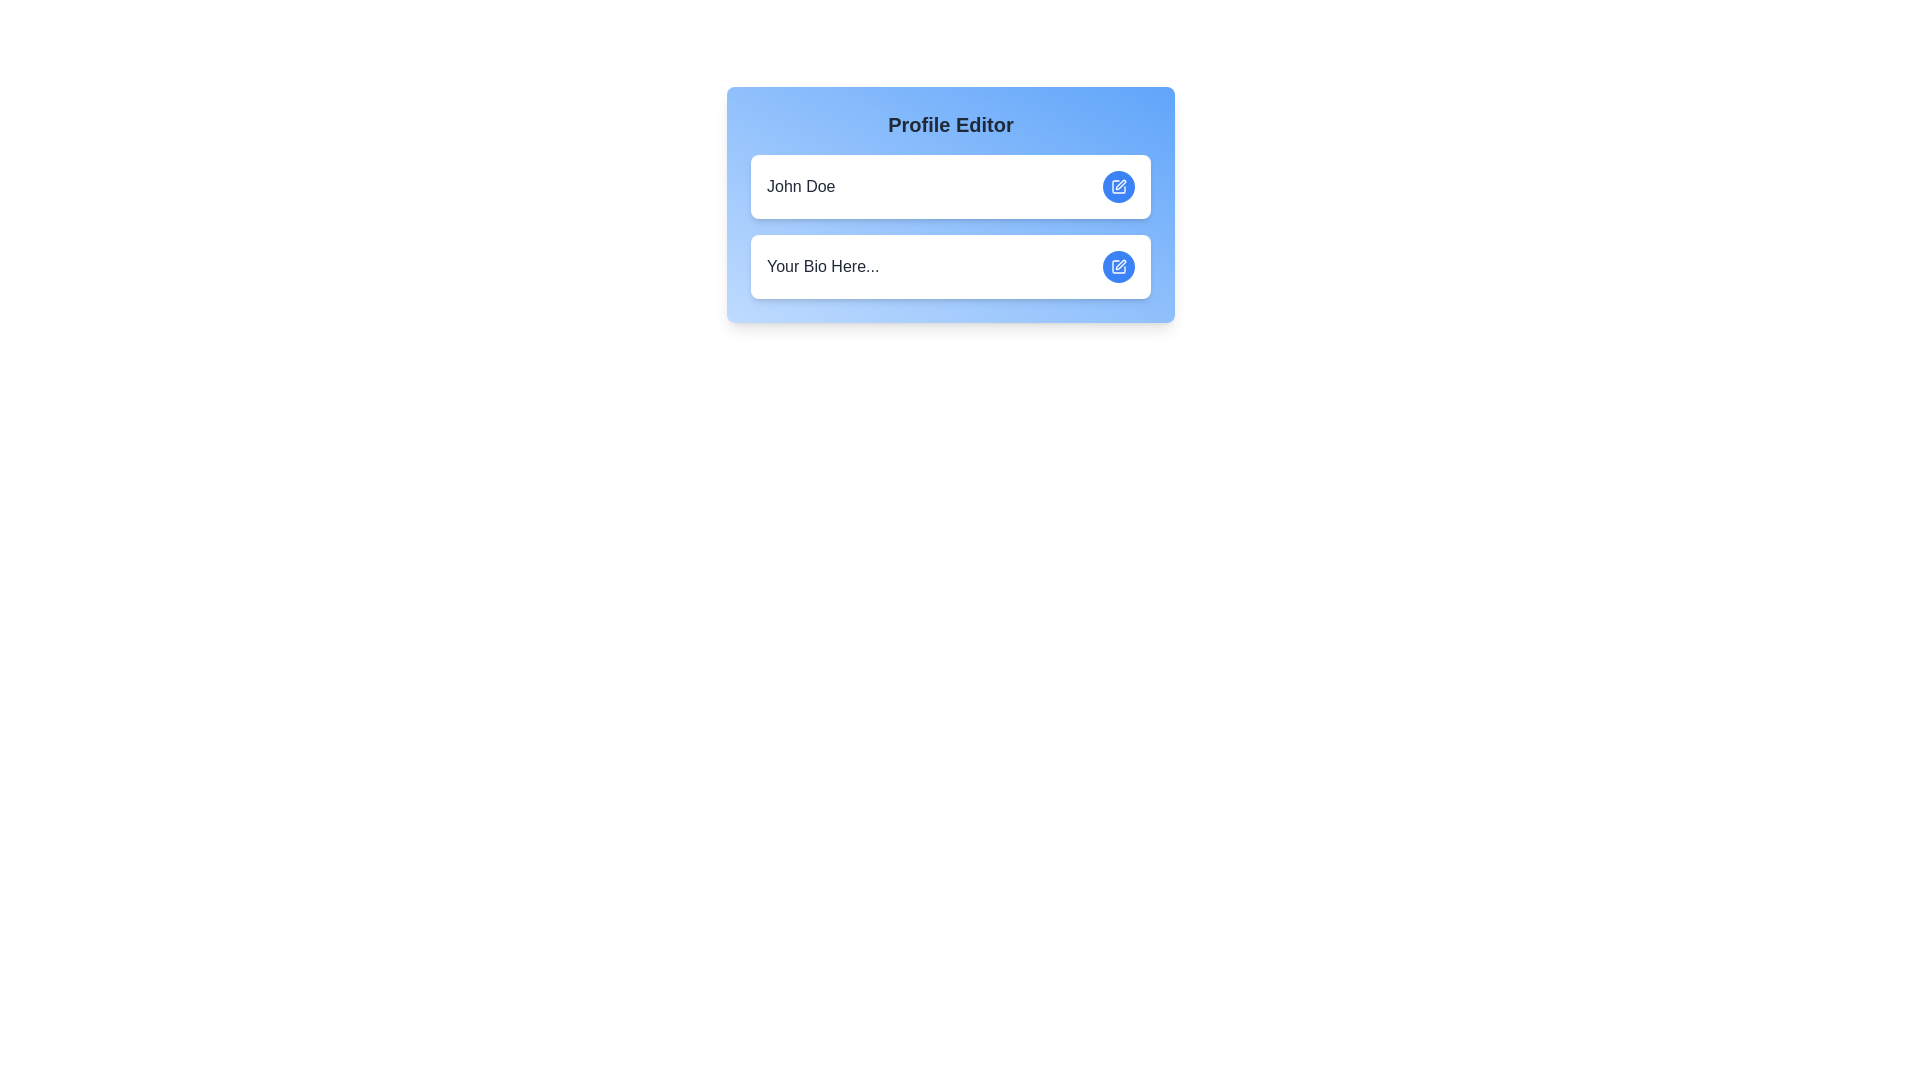  Describe the element at coordinates (1121, 185) in the screenshot. I see `the edit icon located in the top right corner of the input field labeled 'John Doe', which is inside a blue circular button` at that location.